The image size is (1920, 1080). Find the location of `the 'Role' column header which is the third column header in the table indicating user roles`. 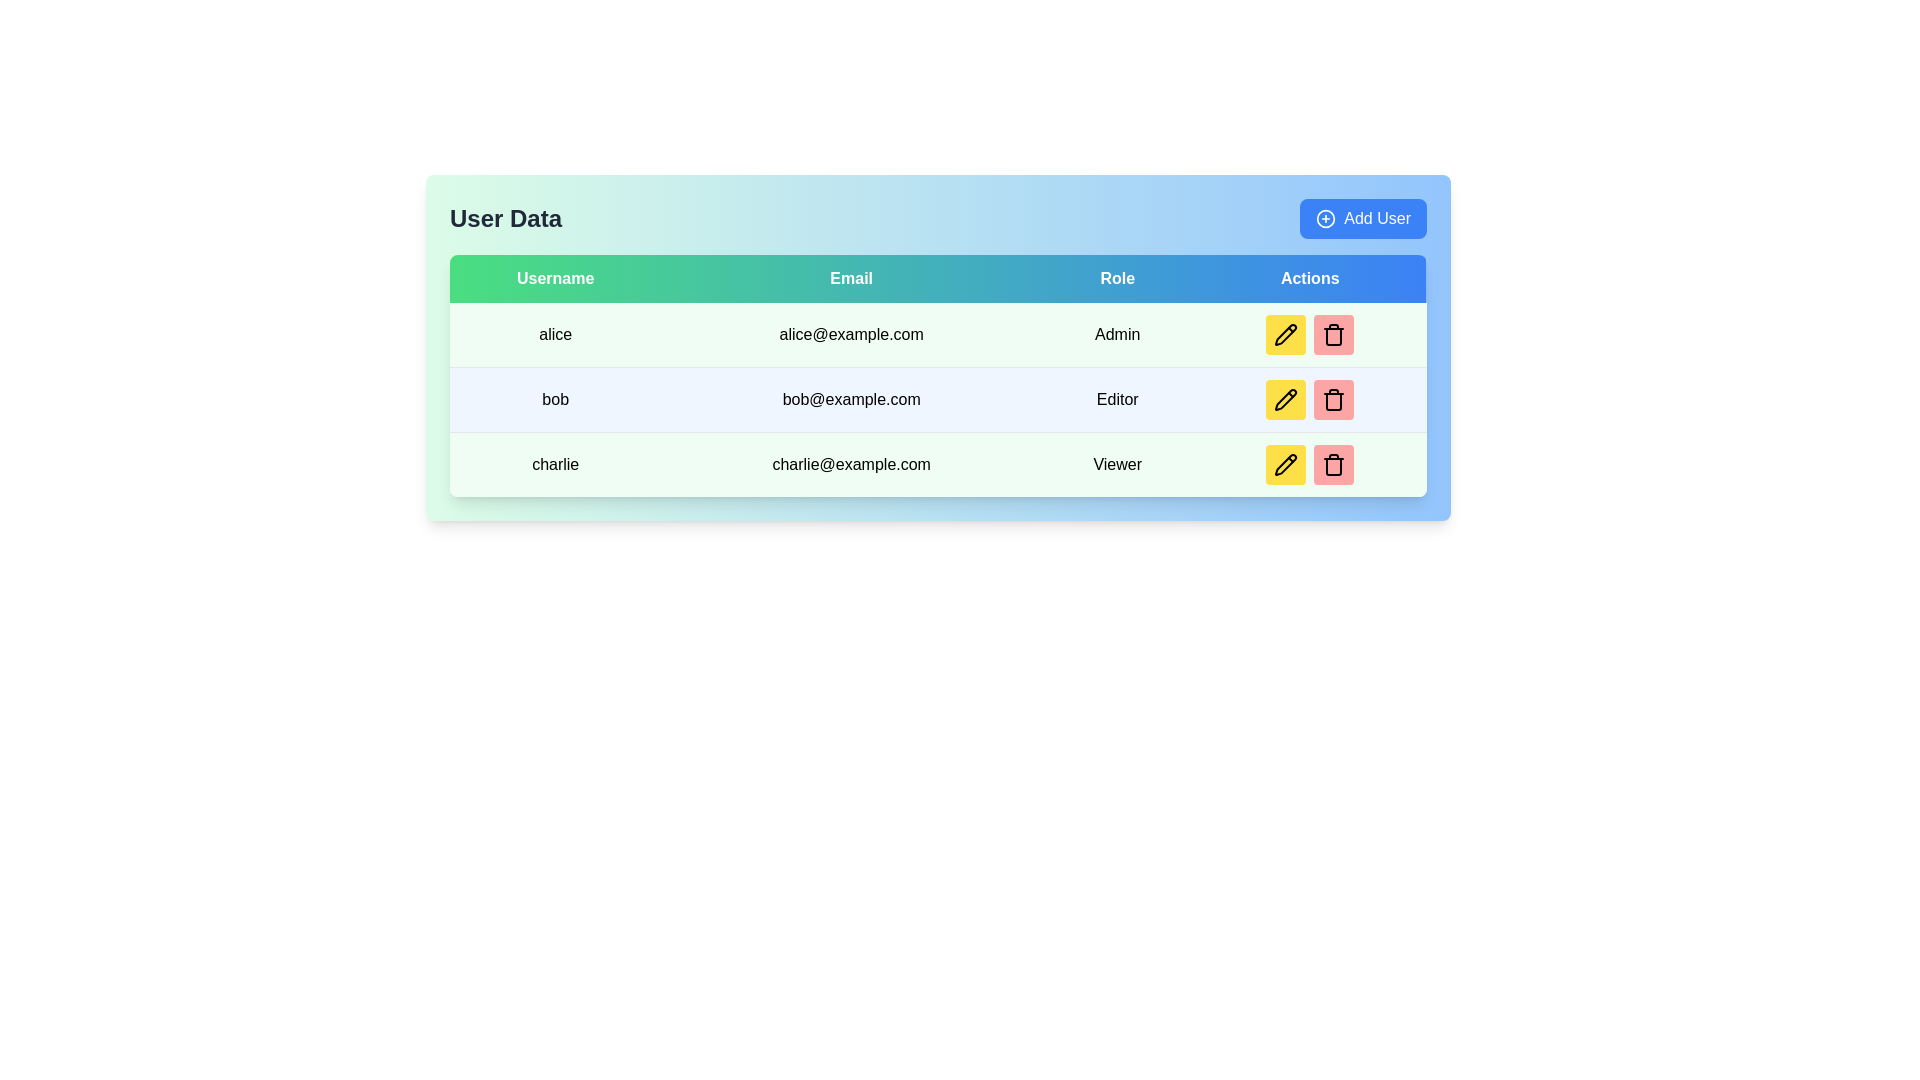

the 'Role' column header which is the third column header in the table indicating user roles is located at coordinates (1116, 278).